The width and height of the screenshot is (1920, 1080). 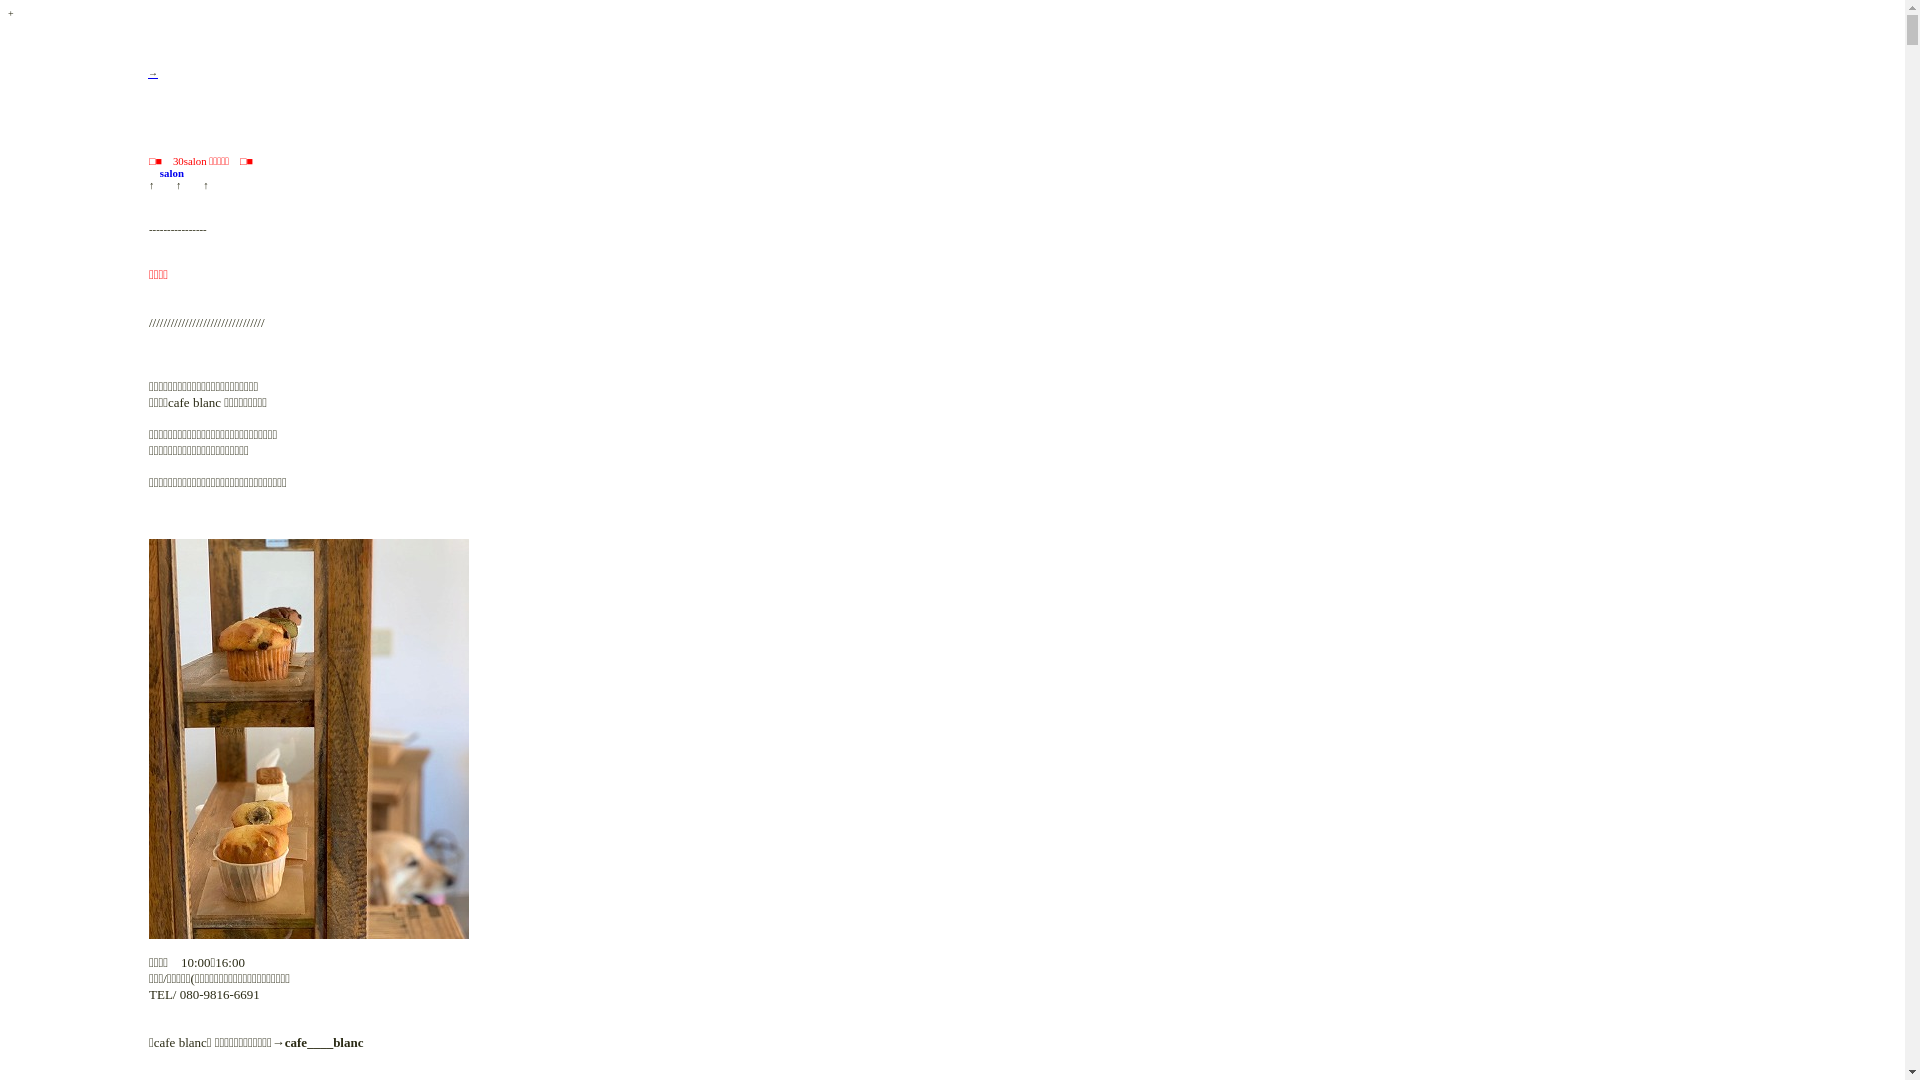 I want to click on '+', so click(x=10, y=11).